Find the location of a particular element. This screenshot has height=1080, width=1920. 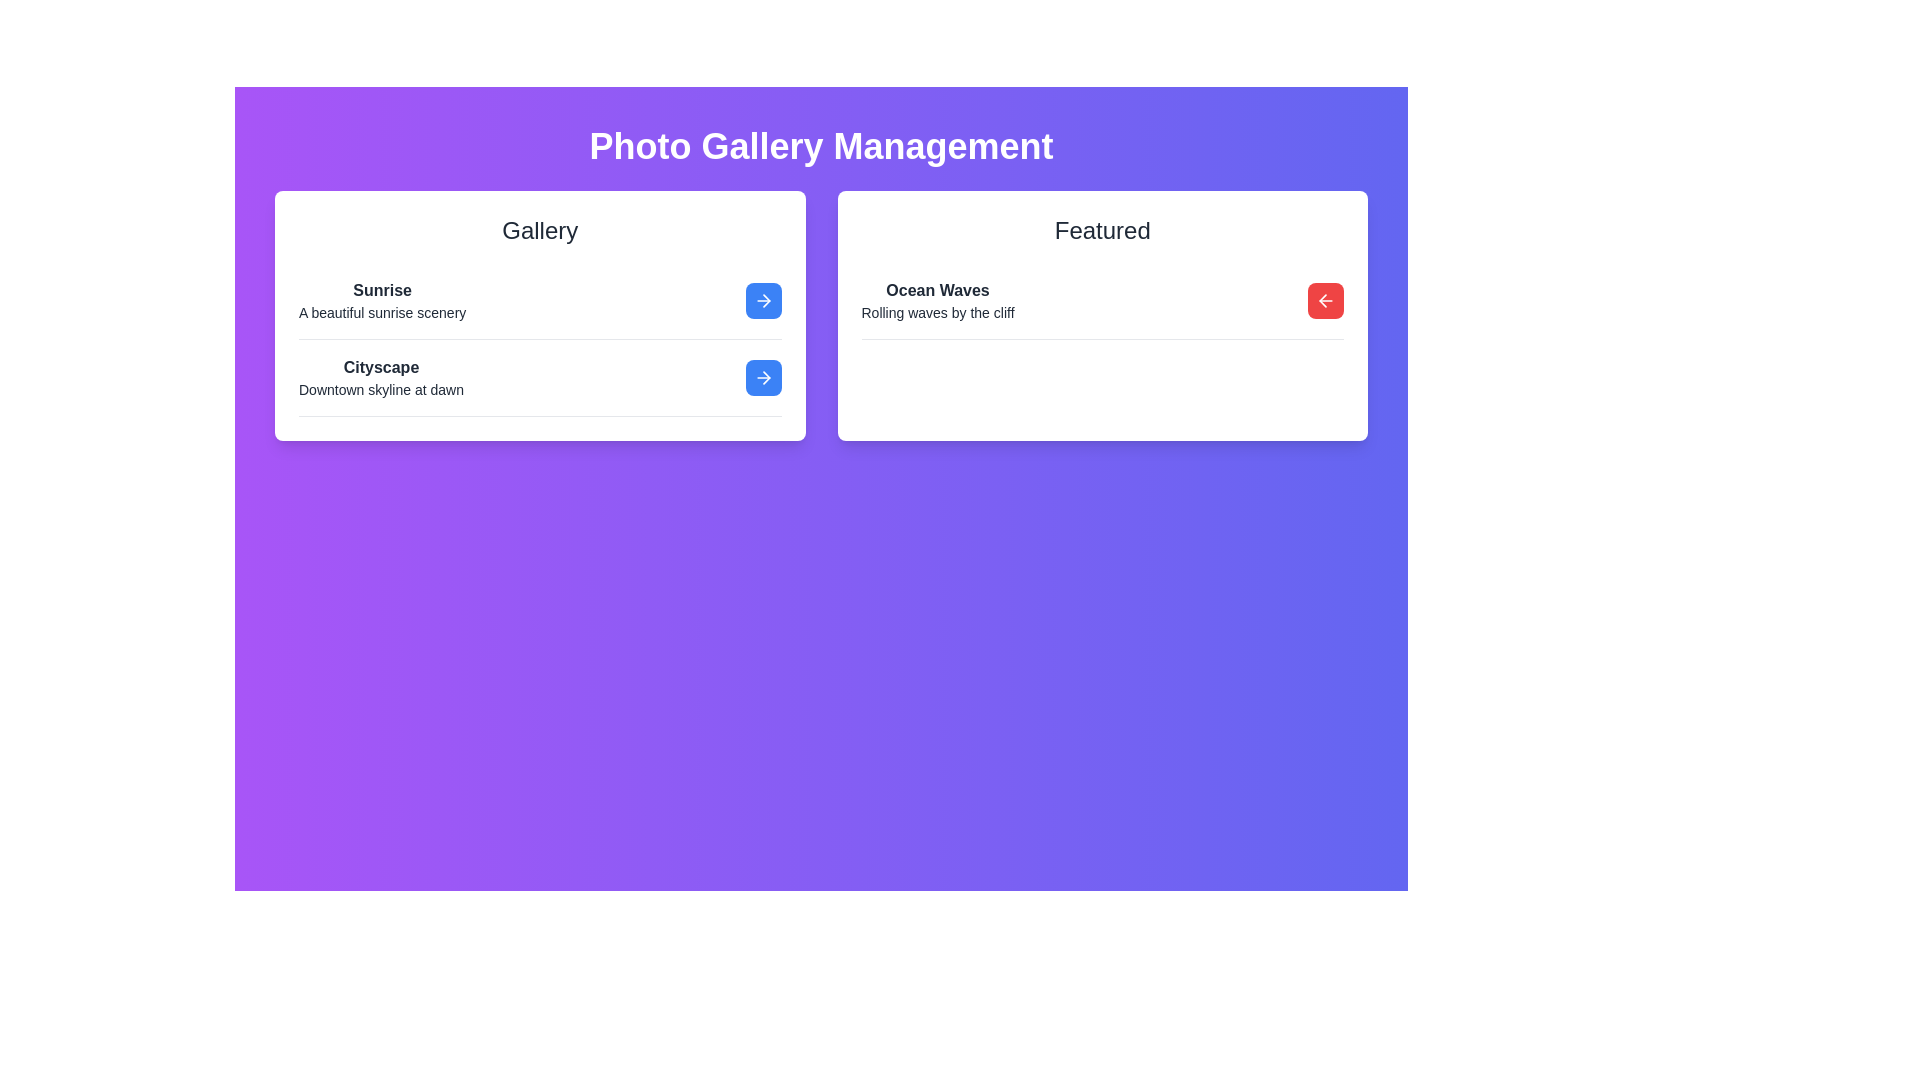

the first item in the 'Gallery' section, labeled 'Sunrise' is located at coordinates (540, 301).